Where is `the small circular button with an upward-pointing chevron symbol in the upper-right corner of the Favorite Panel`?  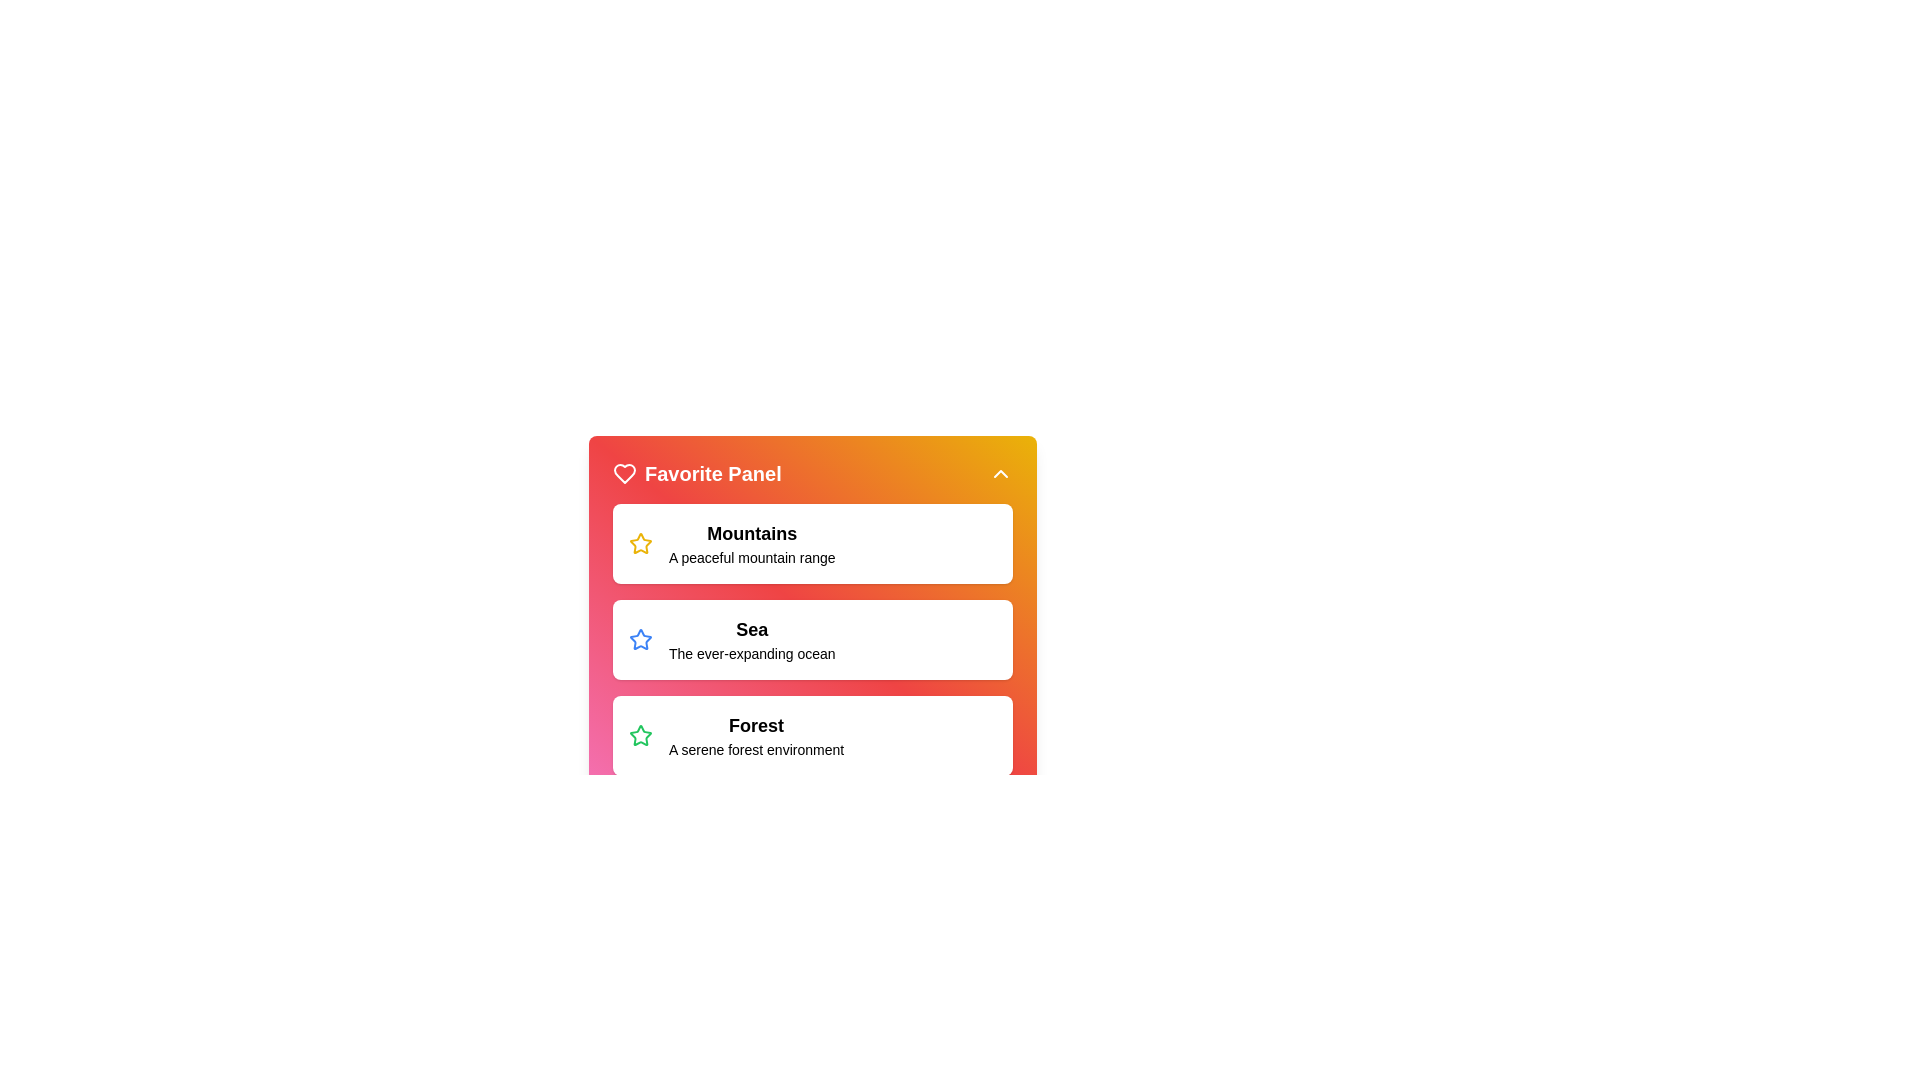
the small circular button with an upward-pointing chevron symbol in the upper-right corner of the Favorite Panel is located at coordinates (1001, 474).